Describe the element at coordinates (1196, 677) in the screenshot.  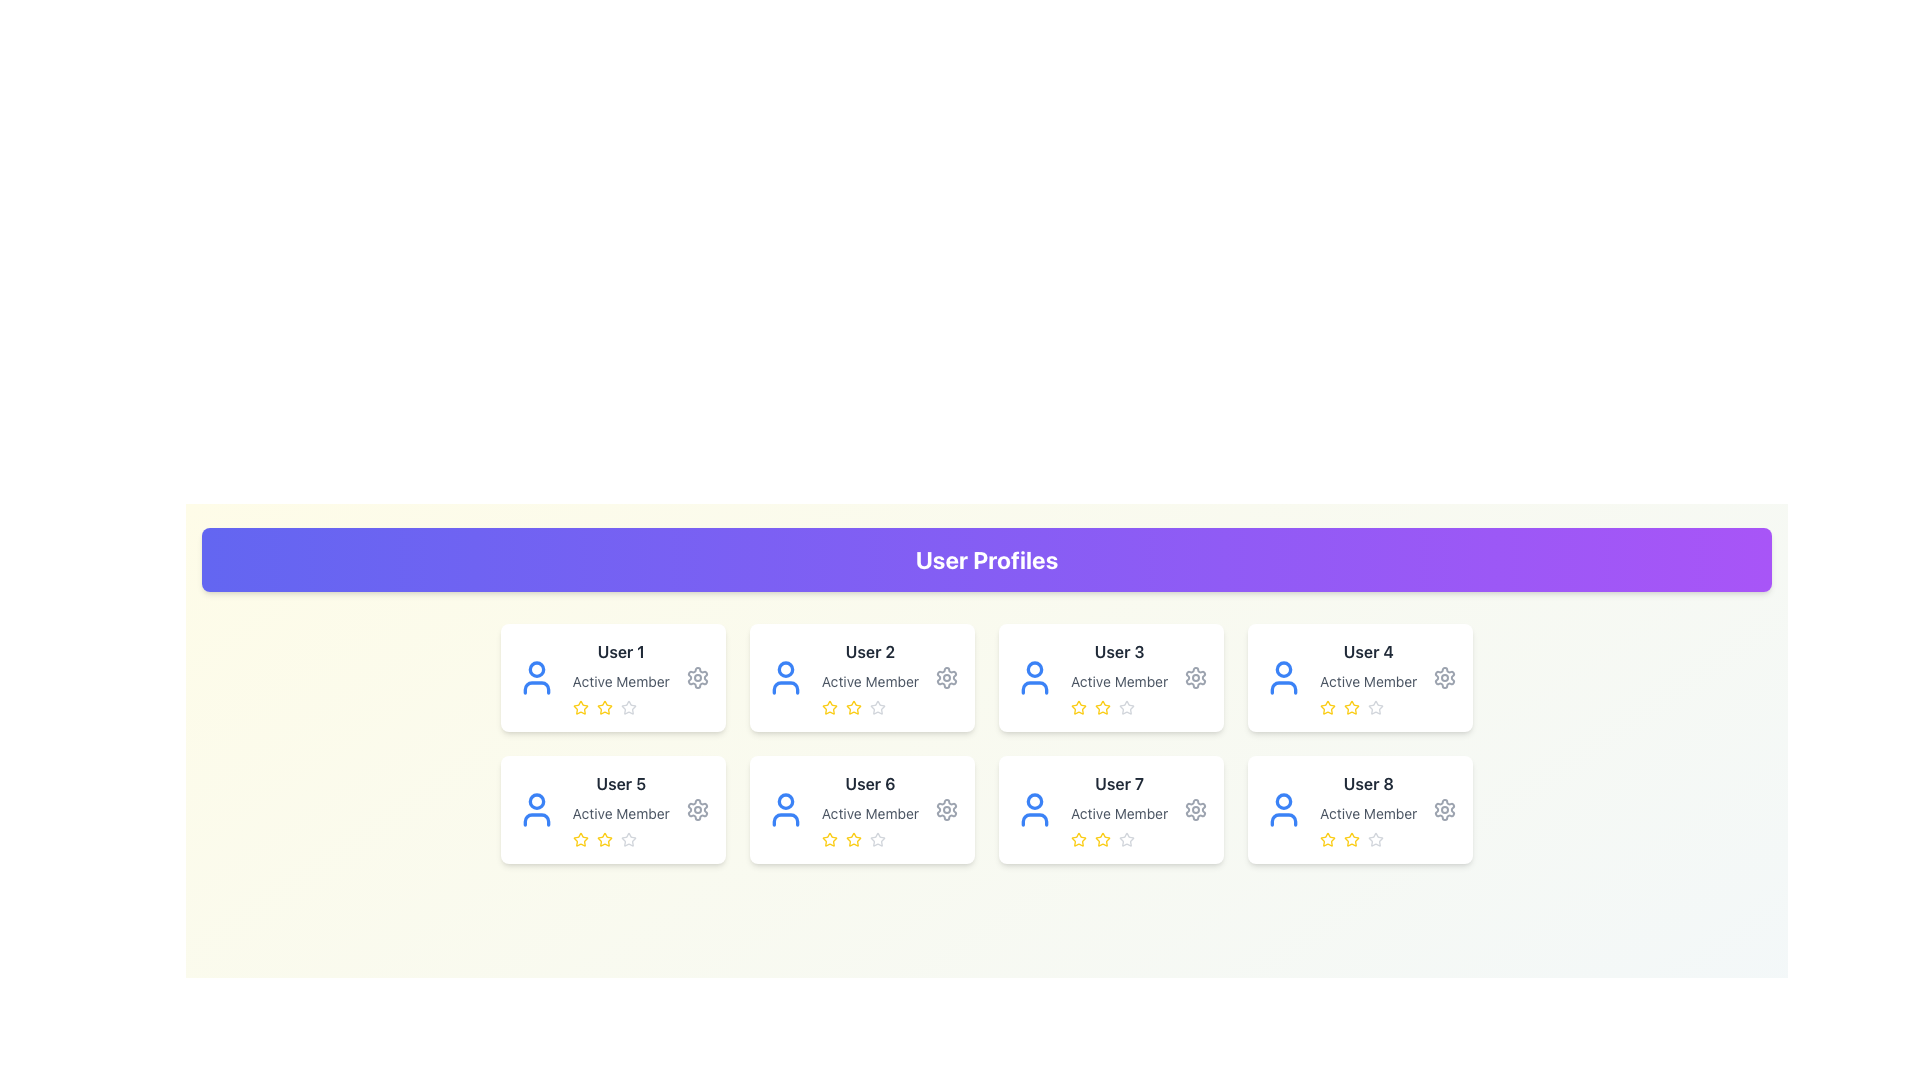
I see `the cogwheel icon in the top-right corner of the 'User 3' card` at that location.